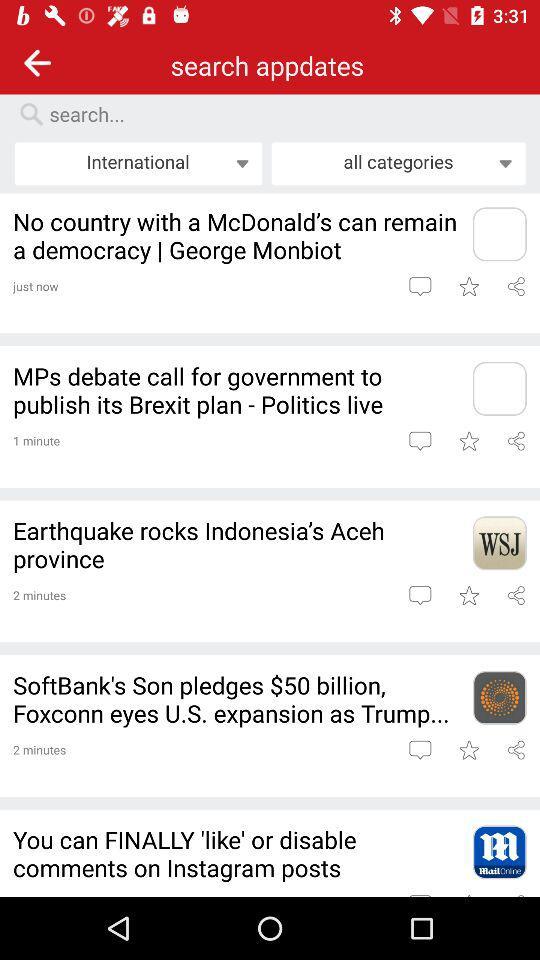  I want to click on app, so click(498, 543).